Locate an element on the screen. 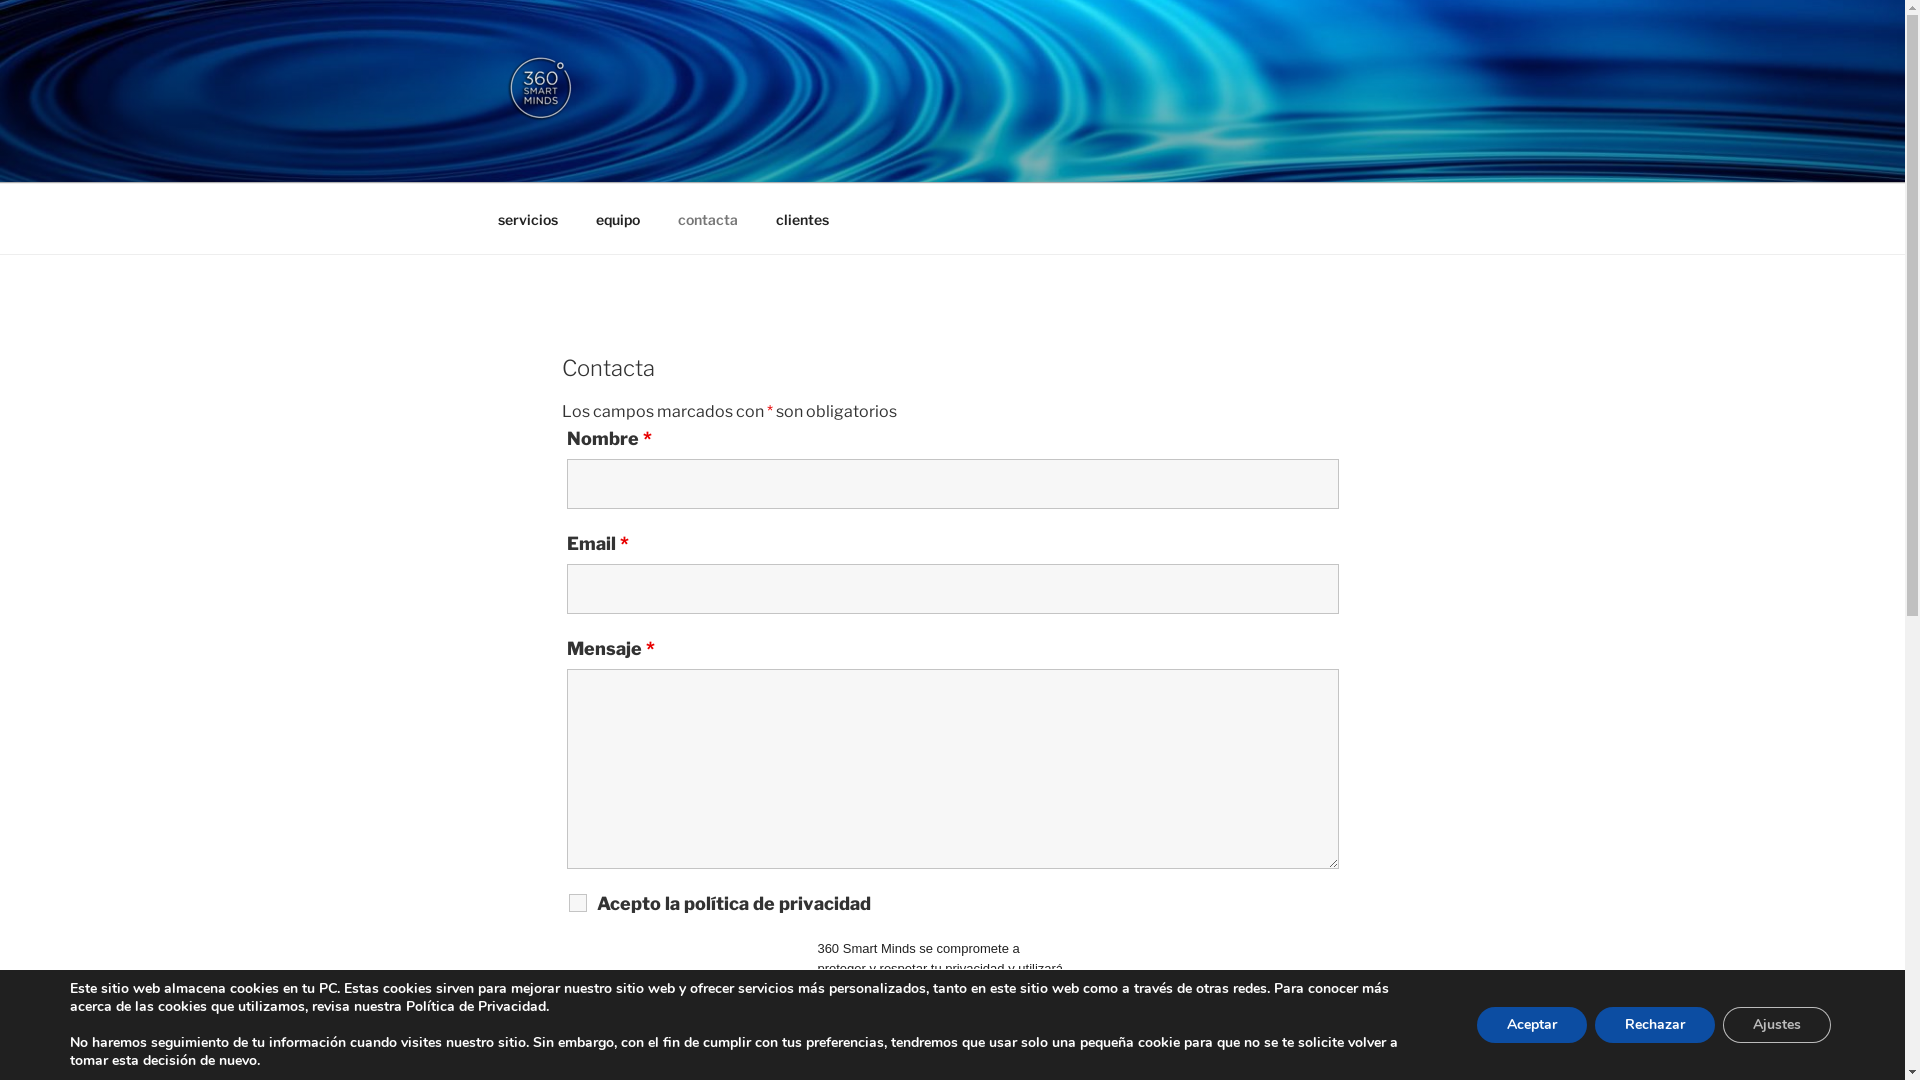  'servicios' is located at coordinates (527, 218).